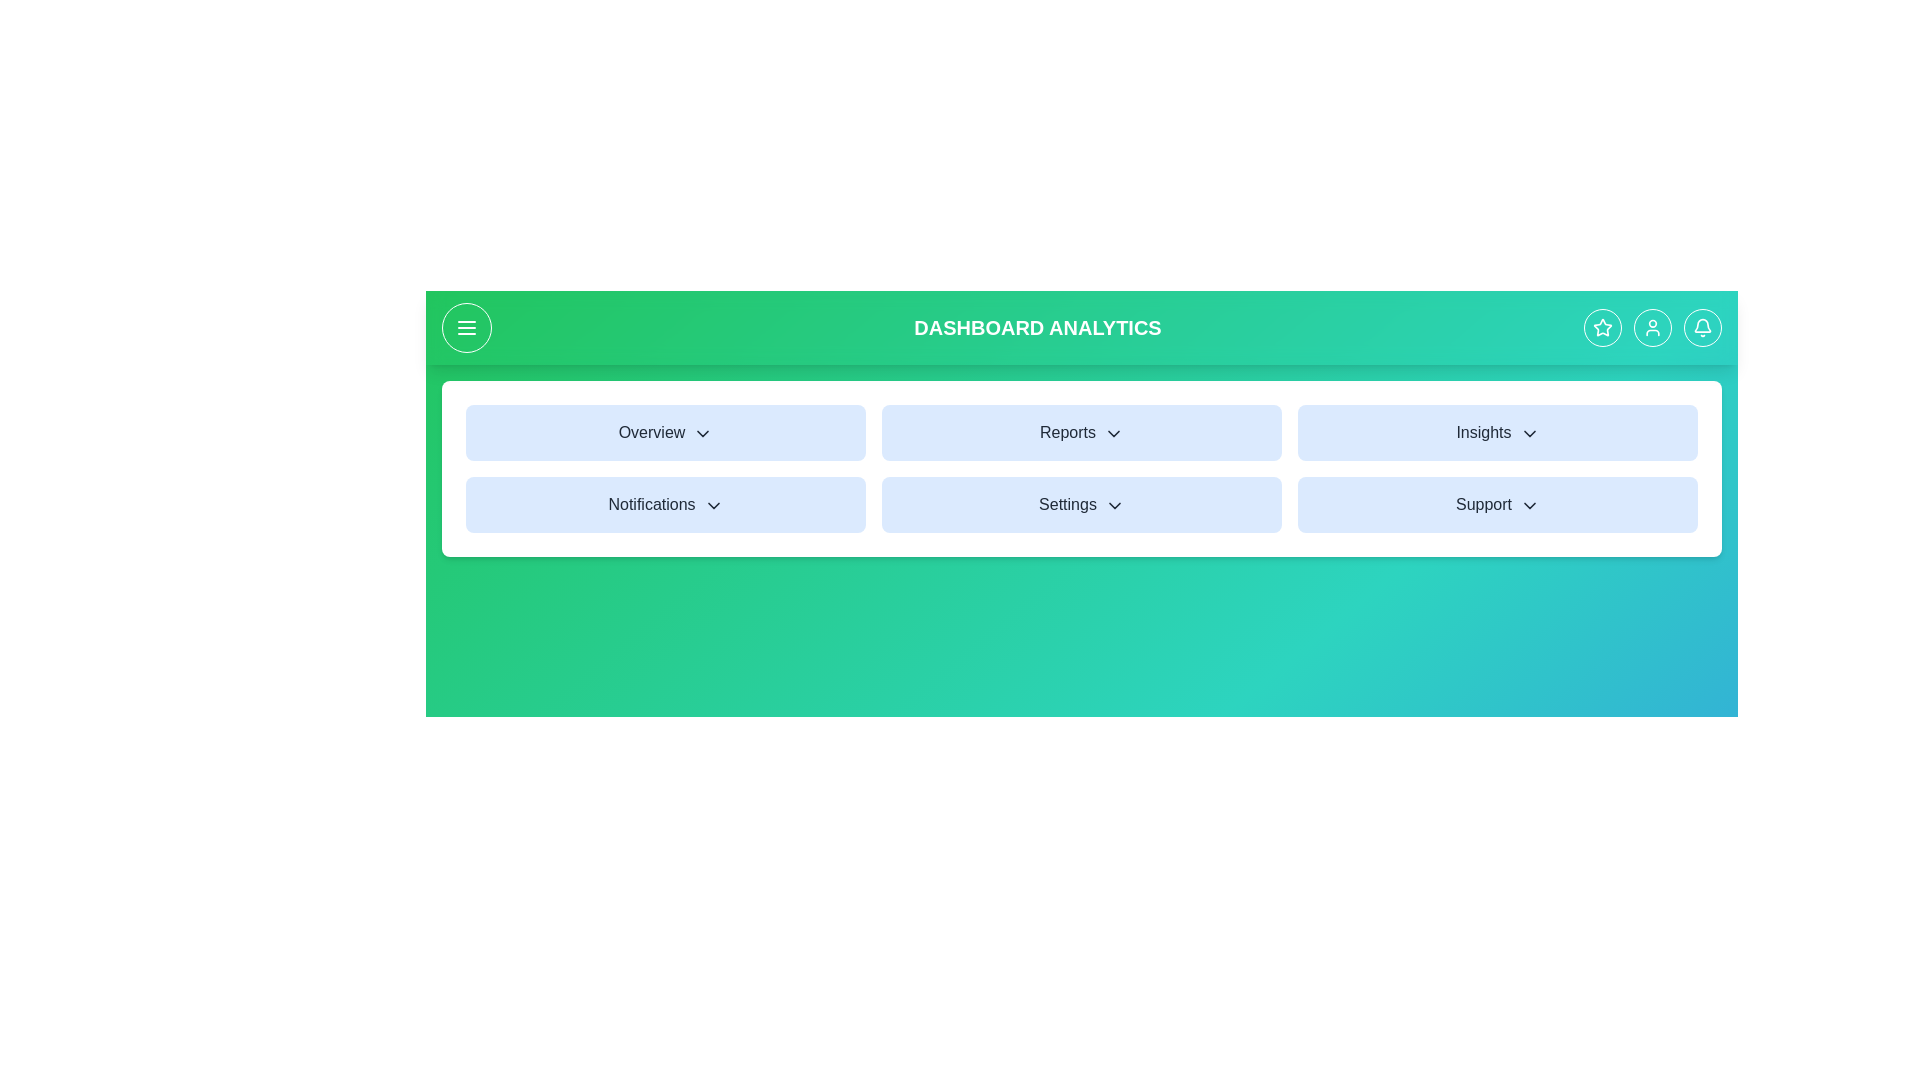  Describe the element at coordinates (1497, 504) in the screenshot. I see `the Support menu item to open its dropdown` at that location.